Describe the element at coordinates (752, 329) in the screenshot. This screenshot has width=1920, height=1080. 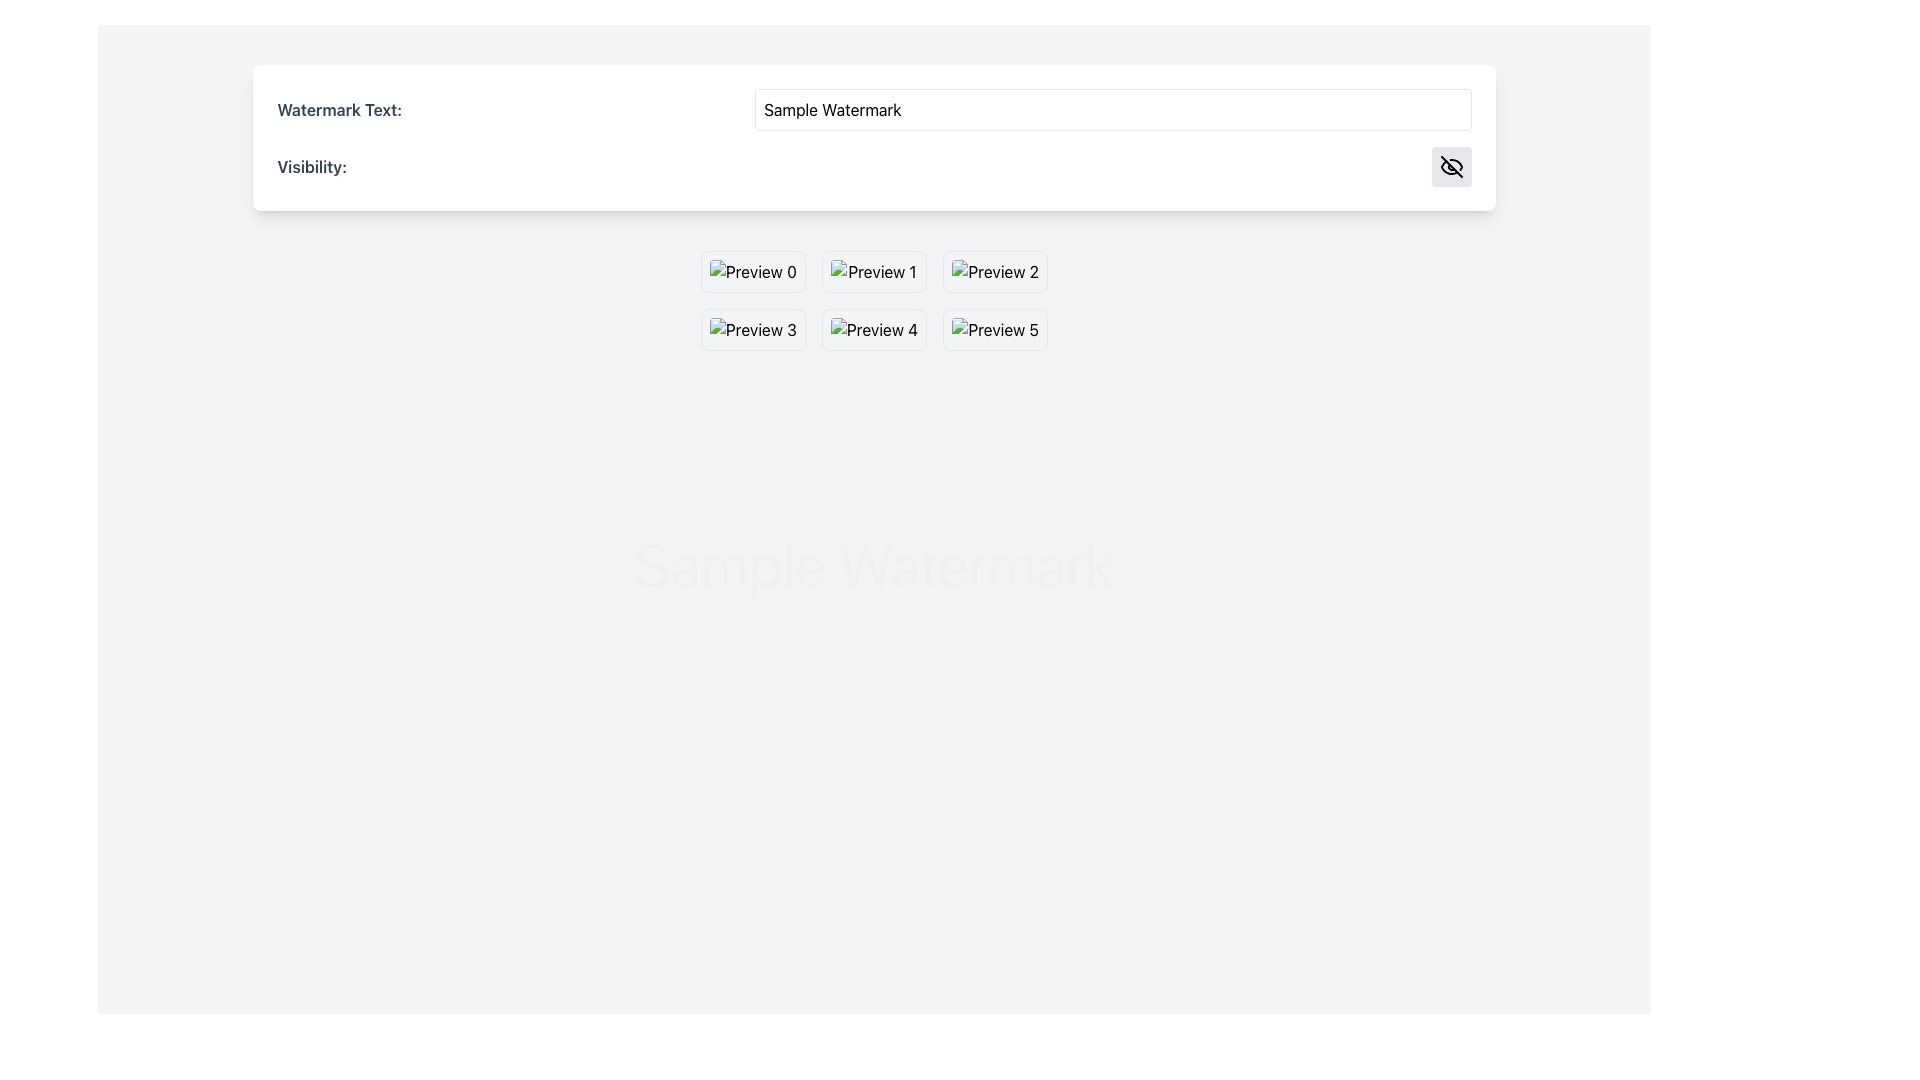
I see `the preview image located in the bottom-left corner of the grid layout, specifically the third item in the first row of thumbnails` at that location.